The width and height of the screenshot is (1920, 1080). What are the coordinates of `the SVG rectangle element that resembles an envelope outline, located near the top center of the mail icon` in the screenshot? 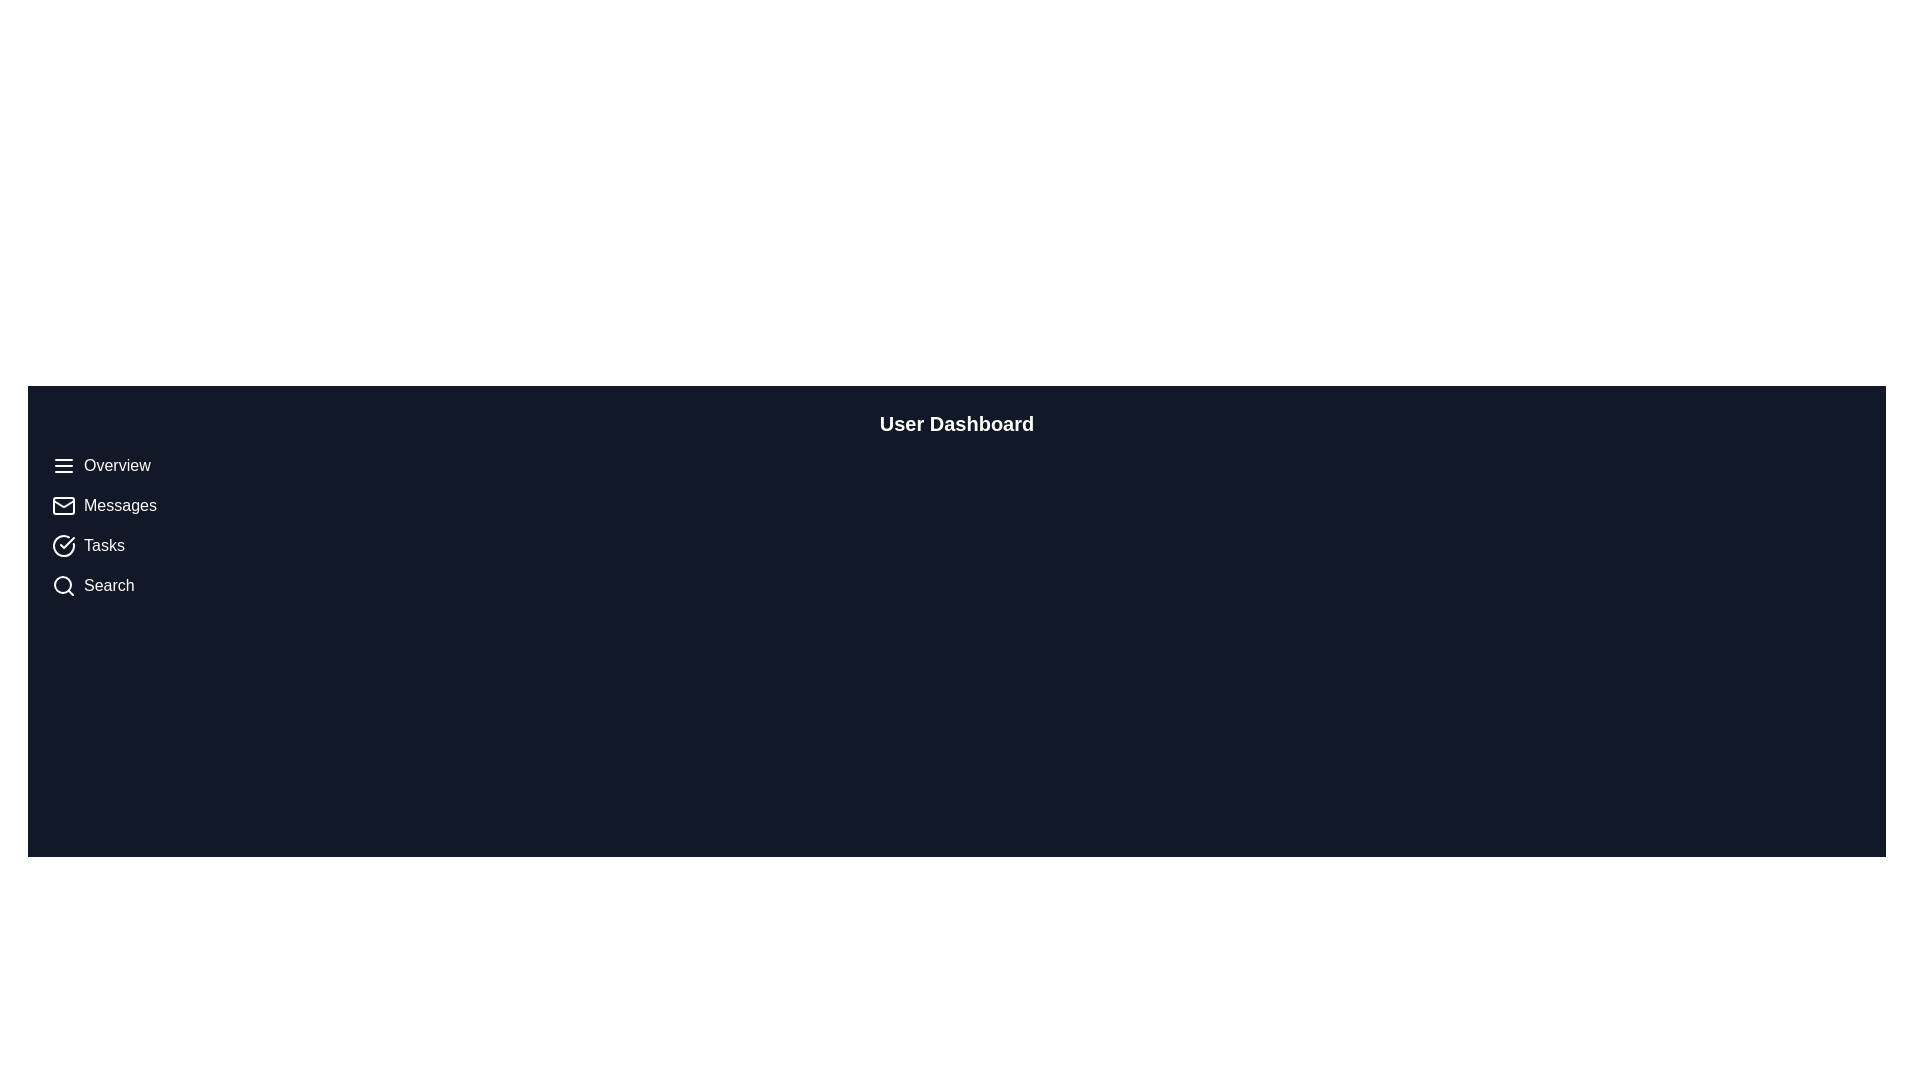 It's located at (63, 504).